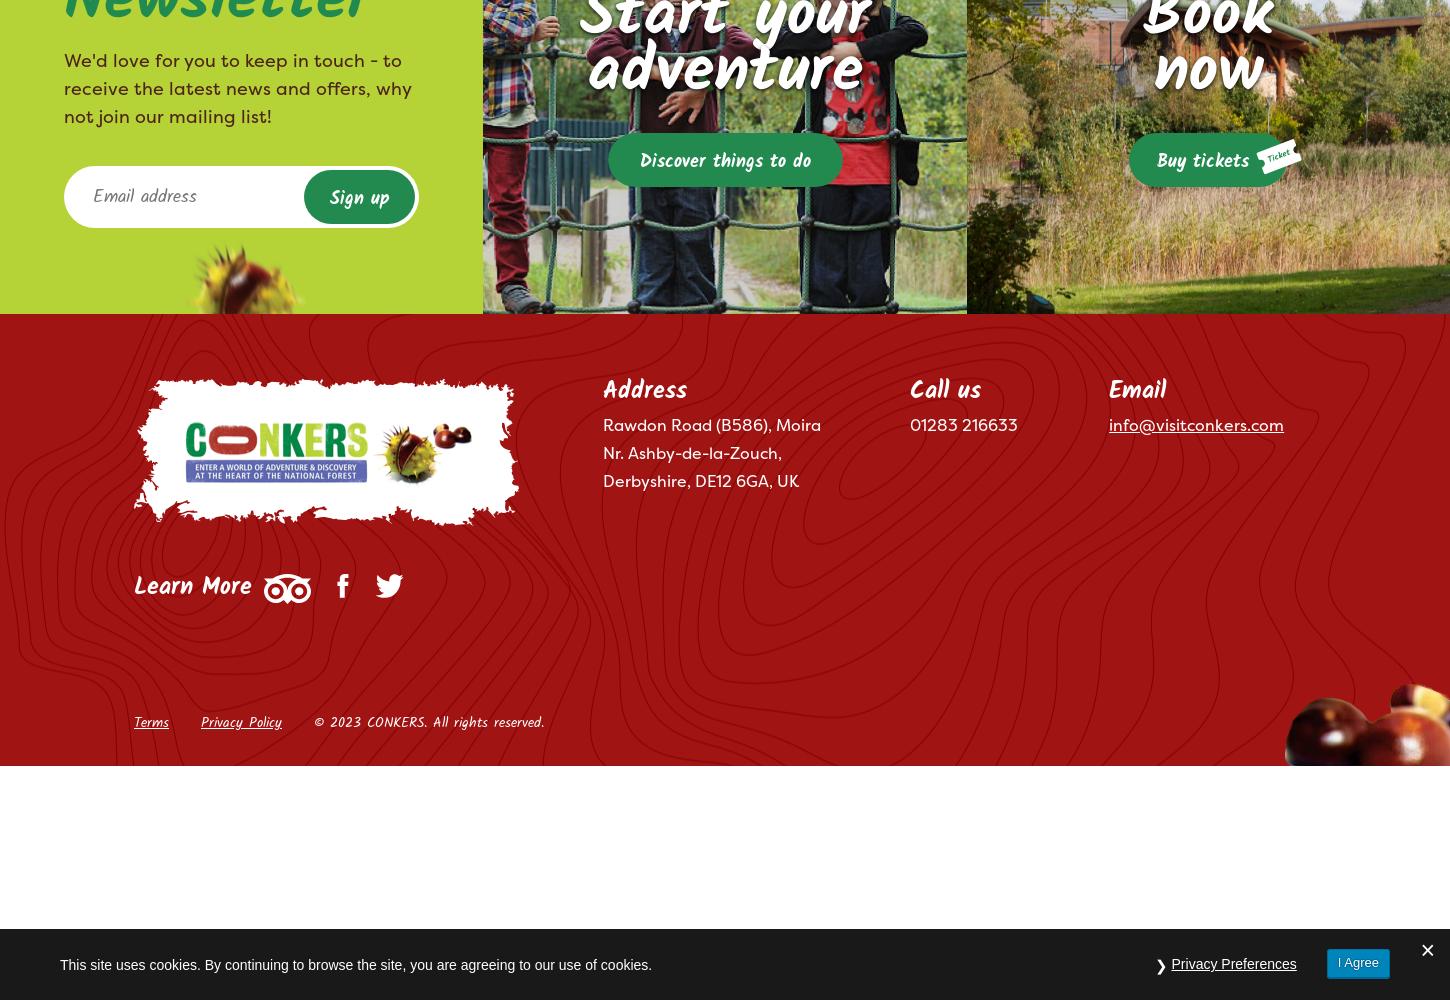 The height and width of the screenshot is (1000, 1450). I want to click on '01283 216633', so click(908, 425).